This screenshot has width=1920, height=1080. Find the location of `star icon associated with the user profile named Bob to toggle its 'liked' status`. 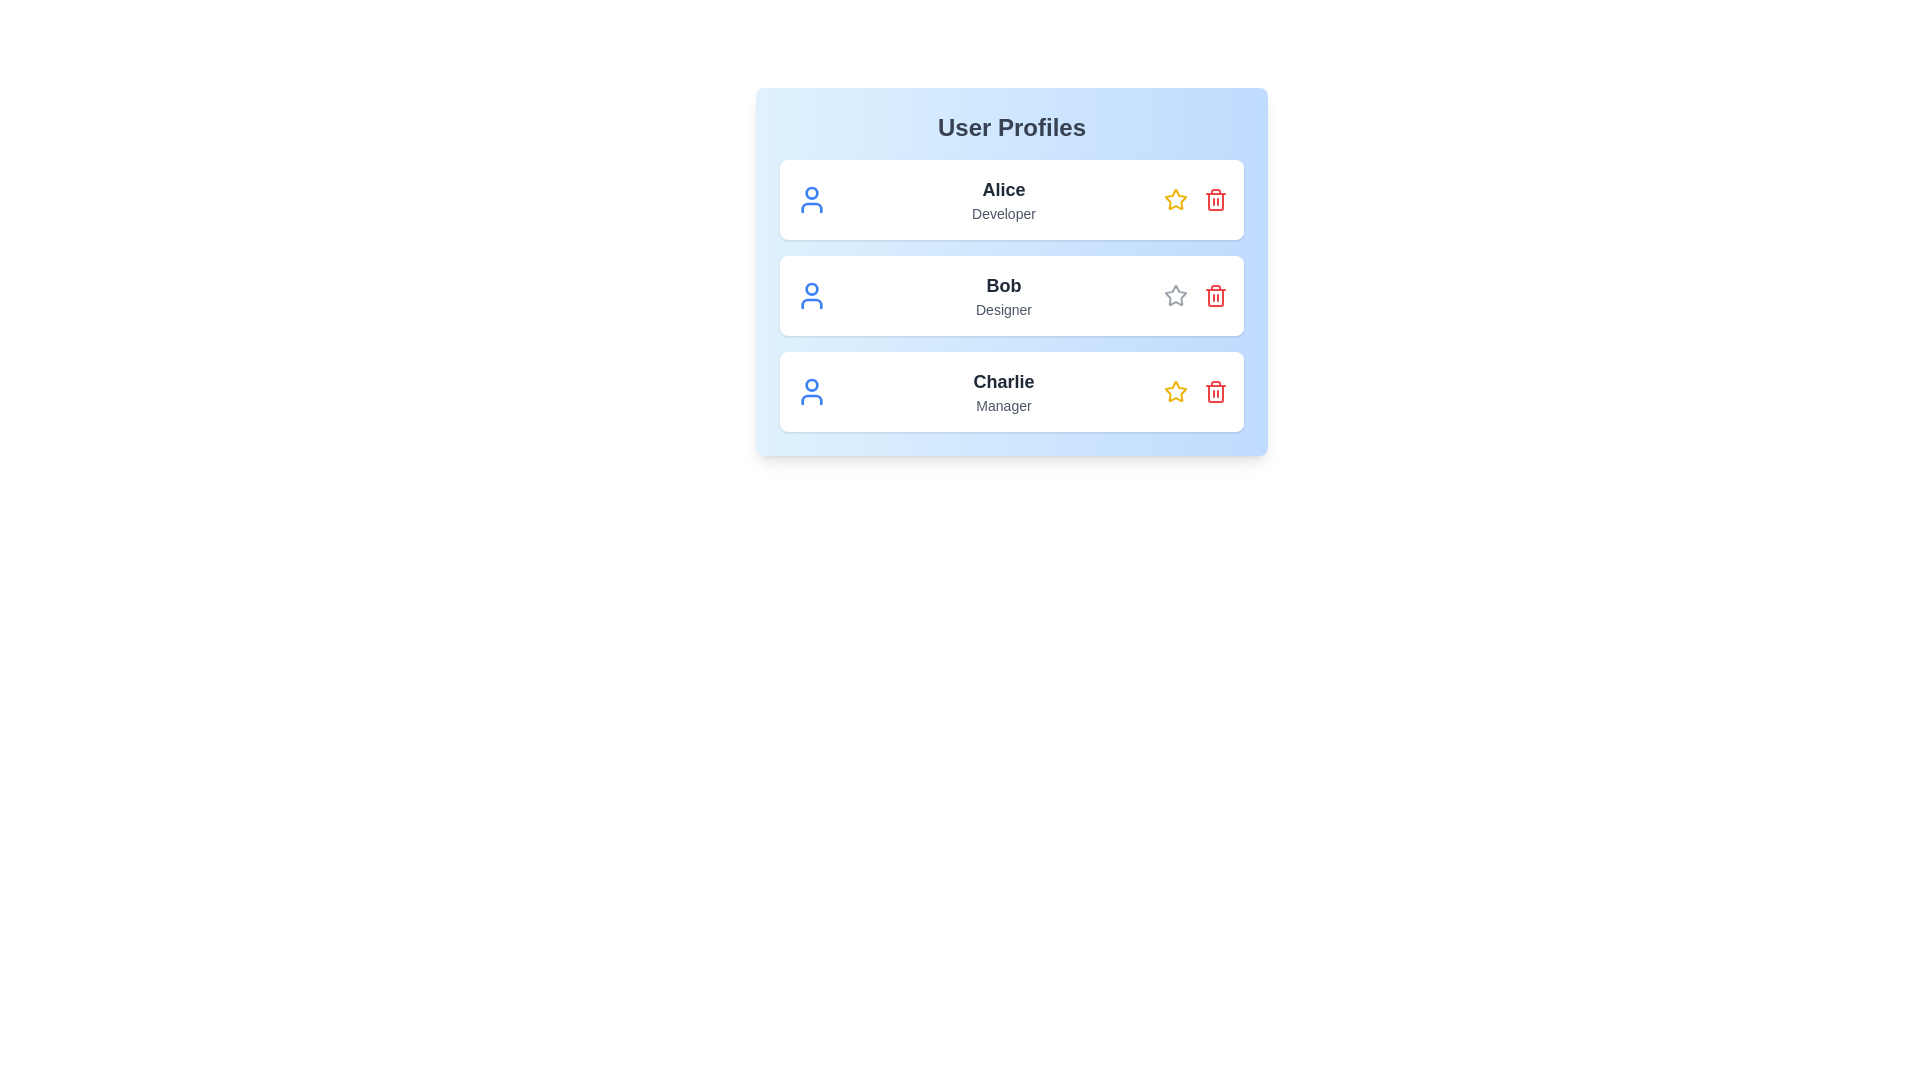

star icon associated with the user profile named Bob to toggle its 'liked' status is located at coordinates (1176, 296).